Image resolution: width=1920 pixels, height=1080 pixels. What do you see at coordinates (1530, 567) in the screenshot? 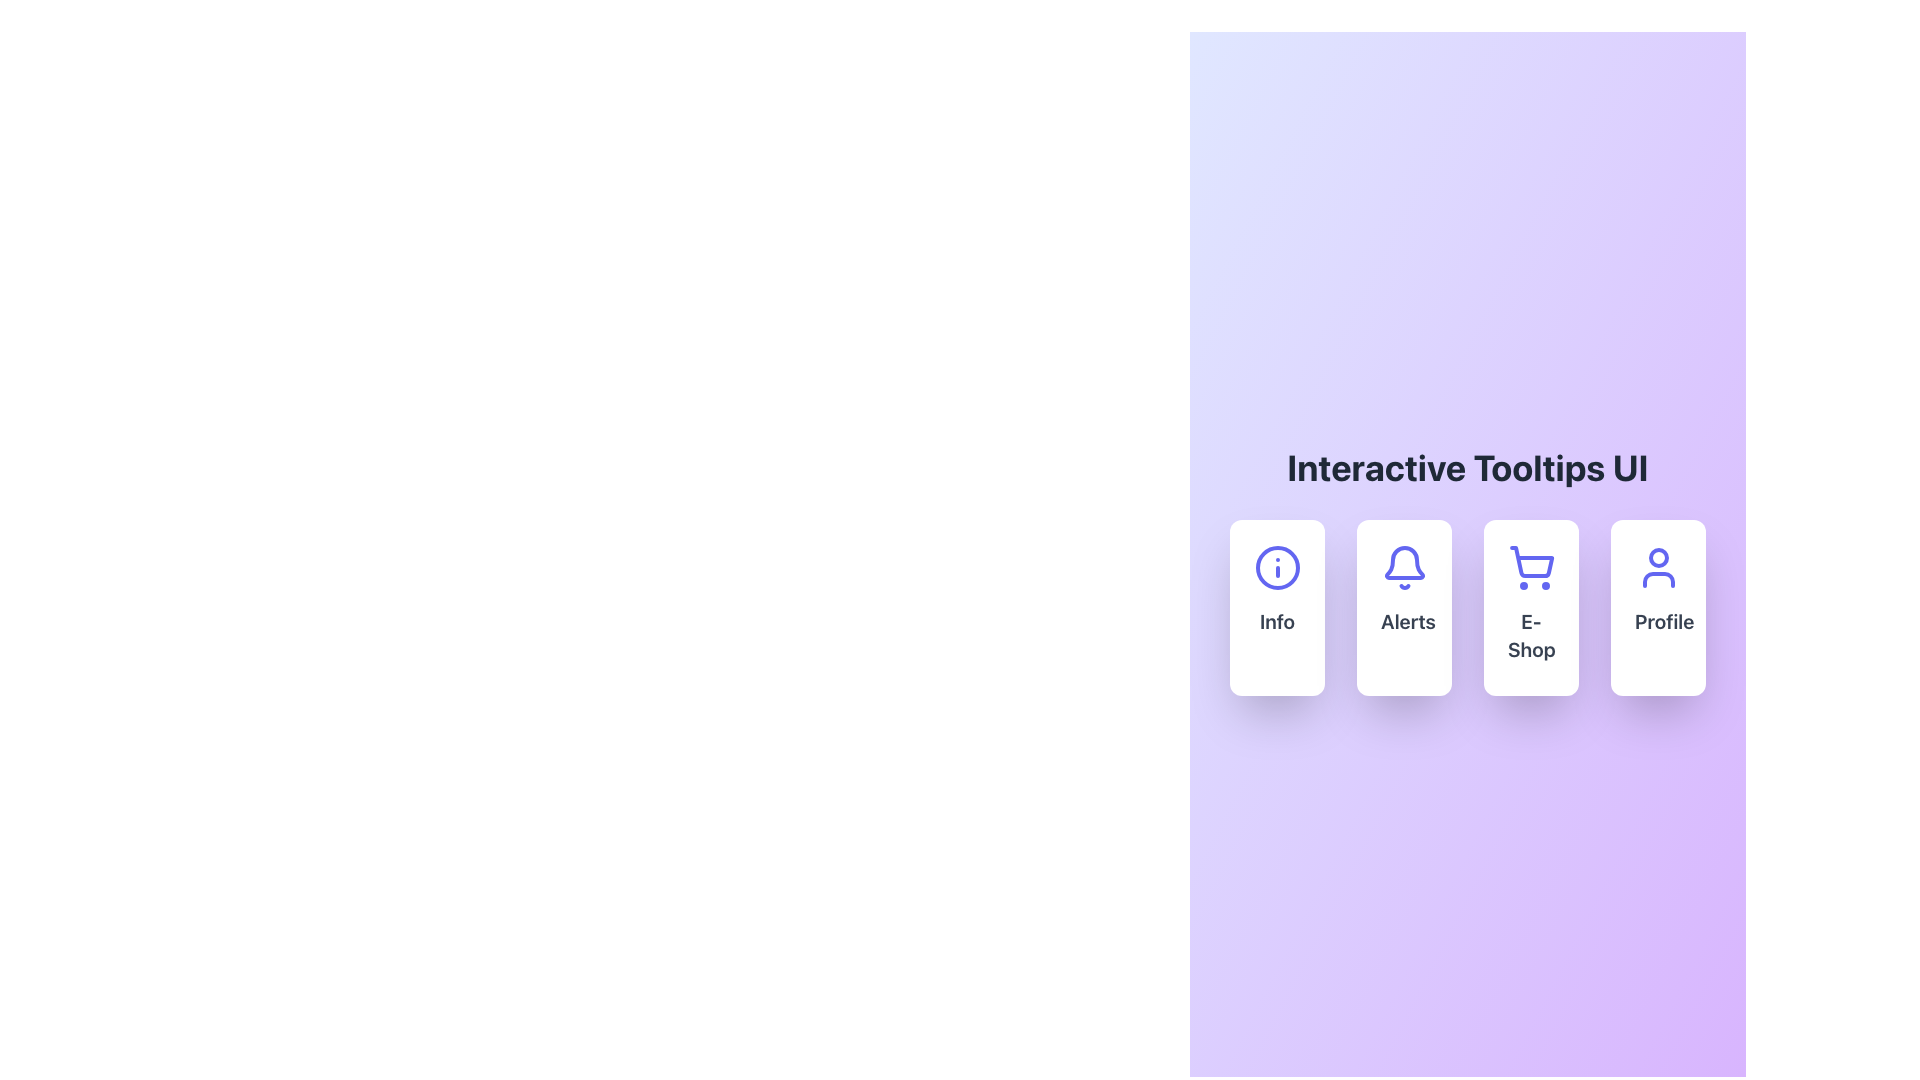
I see `the shopping cart graphic icon, which is the primary graphical element in the third card from the left, located above the text 'E-Shop'` at bounding box center [1530, 567].